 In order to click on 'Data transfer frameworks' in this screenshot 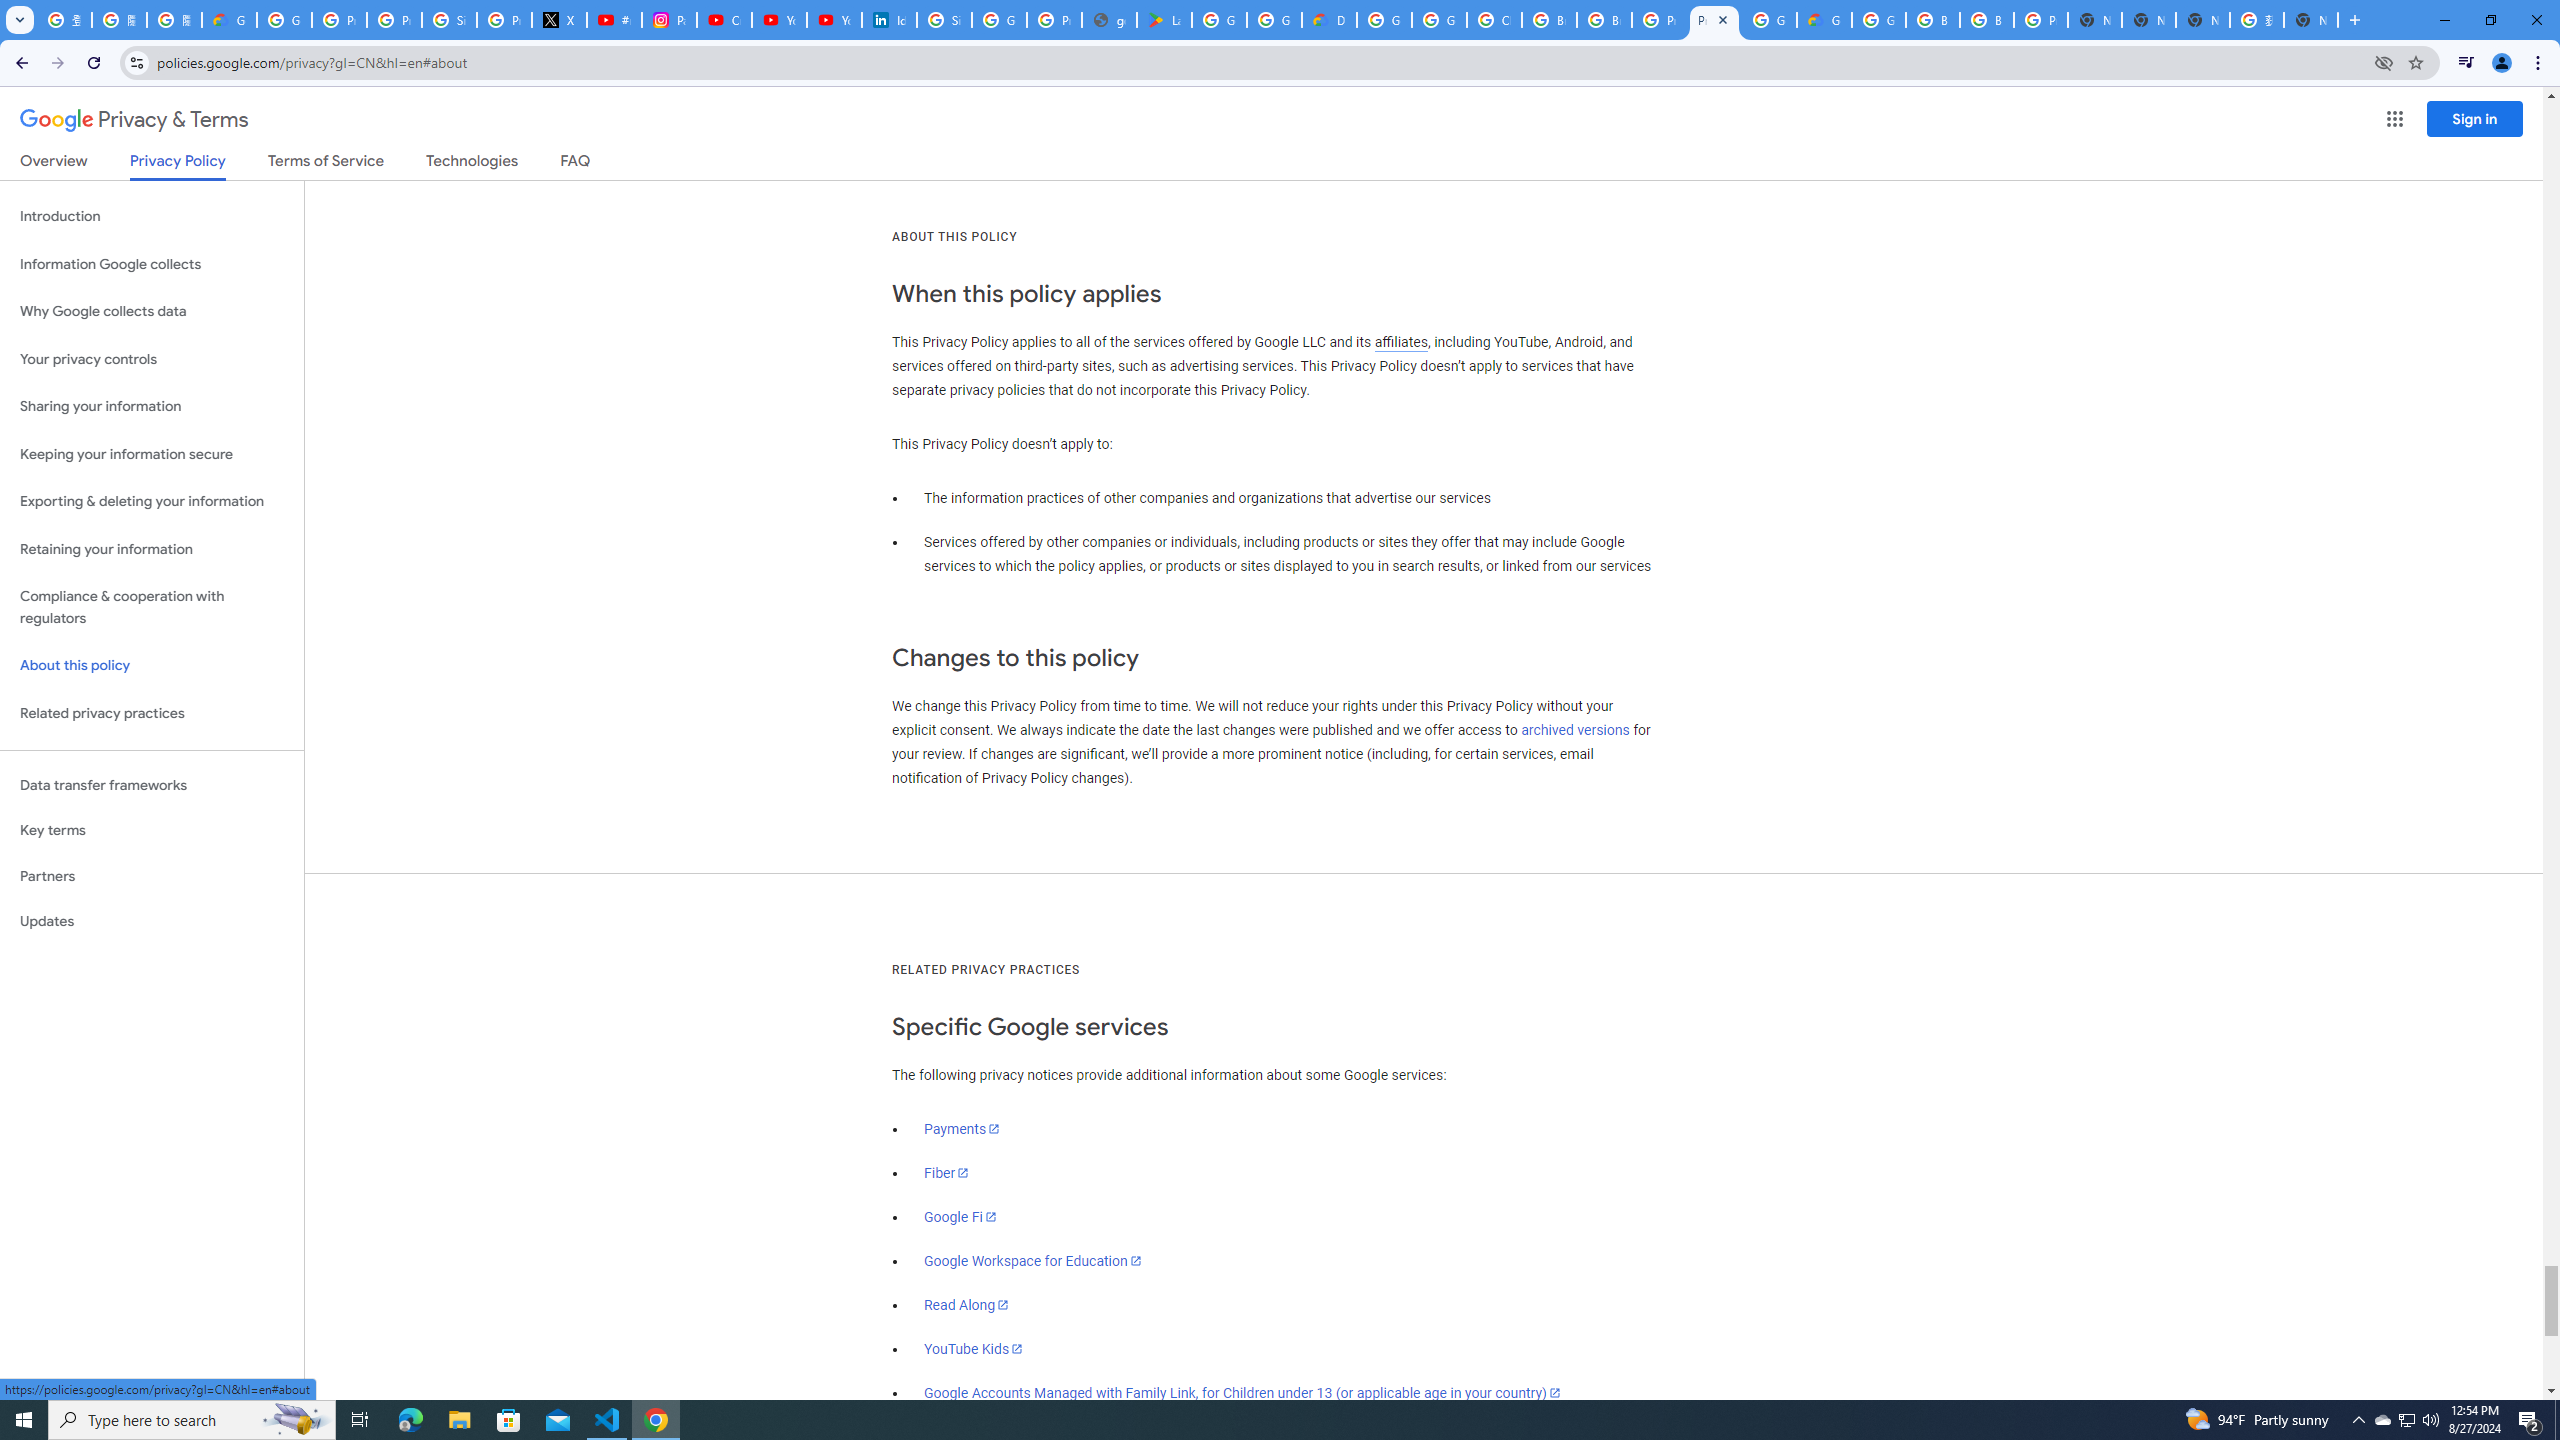, I will do `click(151, 785)`.